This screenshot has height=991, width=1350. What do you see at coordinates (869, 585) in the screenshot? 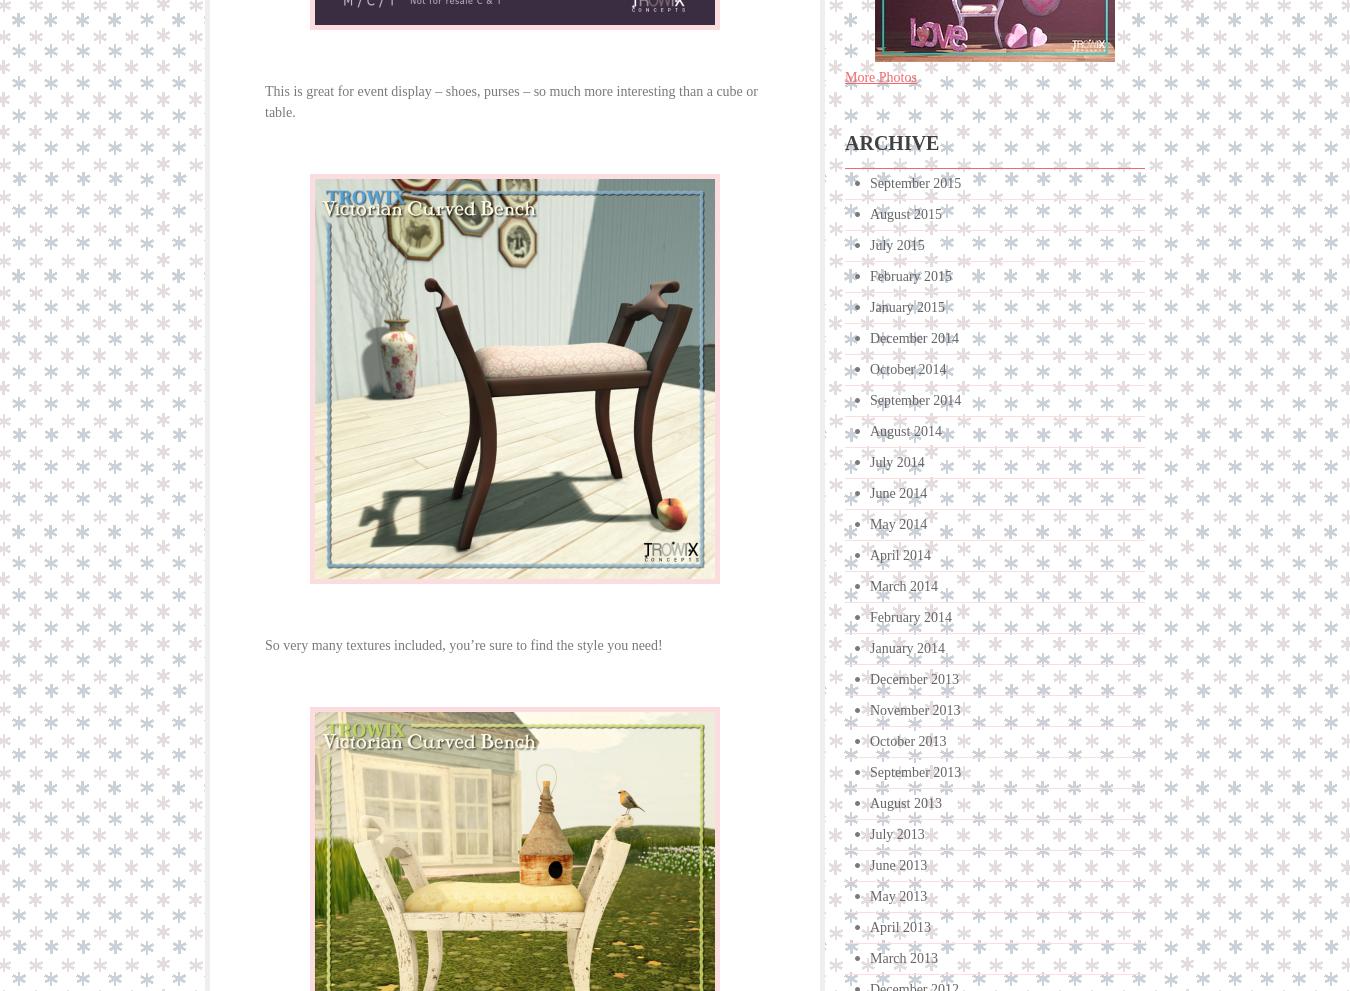
I see `'March 2014'` at bounding box center [869, 585].